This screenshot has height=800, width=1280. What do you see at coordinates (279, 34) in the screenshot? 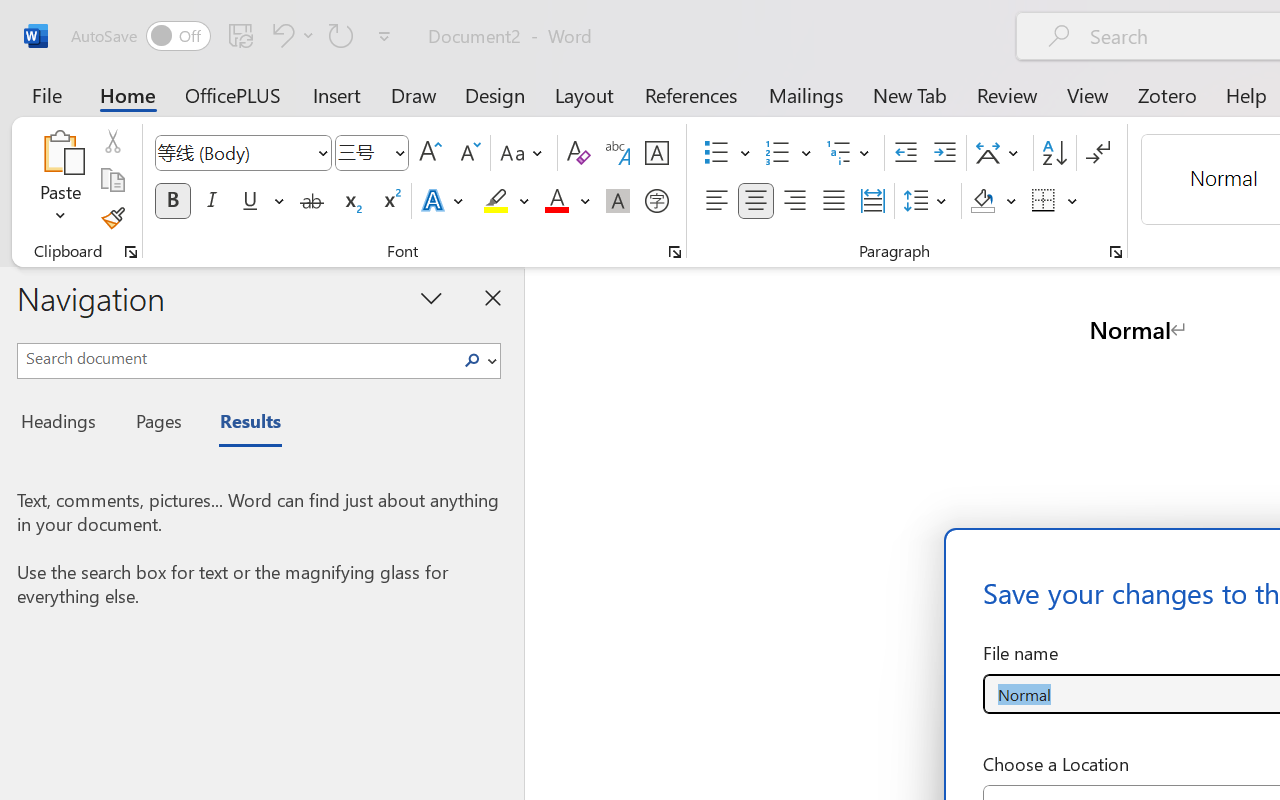
I see `'Undo Style'` at bounding box center [279, 34].